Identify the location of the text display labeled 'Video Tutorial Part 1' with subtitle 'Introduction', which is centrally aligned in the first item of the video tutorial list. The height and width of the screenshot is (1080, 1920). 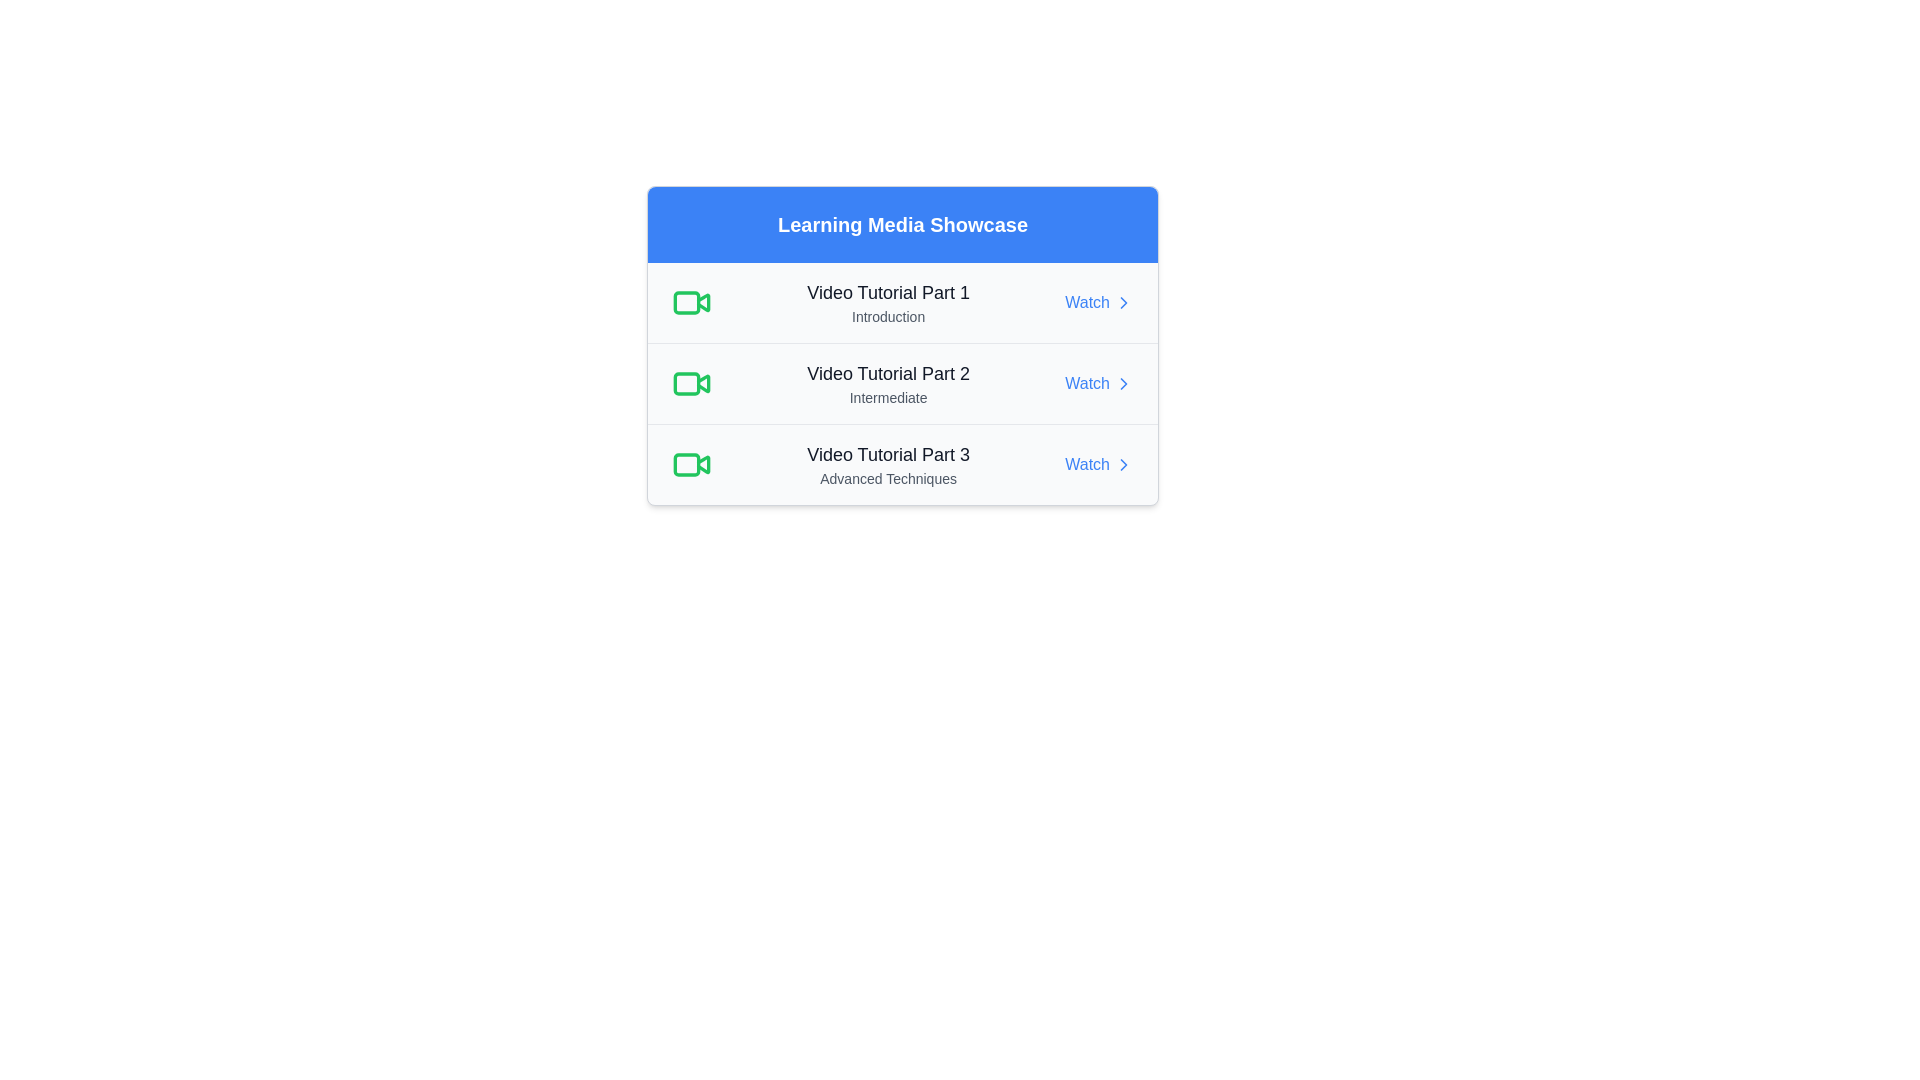
(887, 303).